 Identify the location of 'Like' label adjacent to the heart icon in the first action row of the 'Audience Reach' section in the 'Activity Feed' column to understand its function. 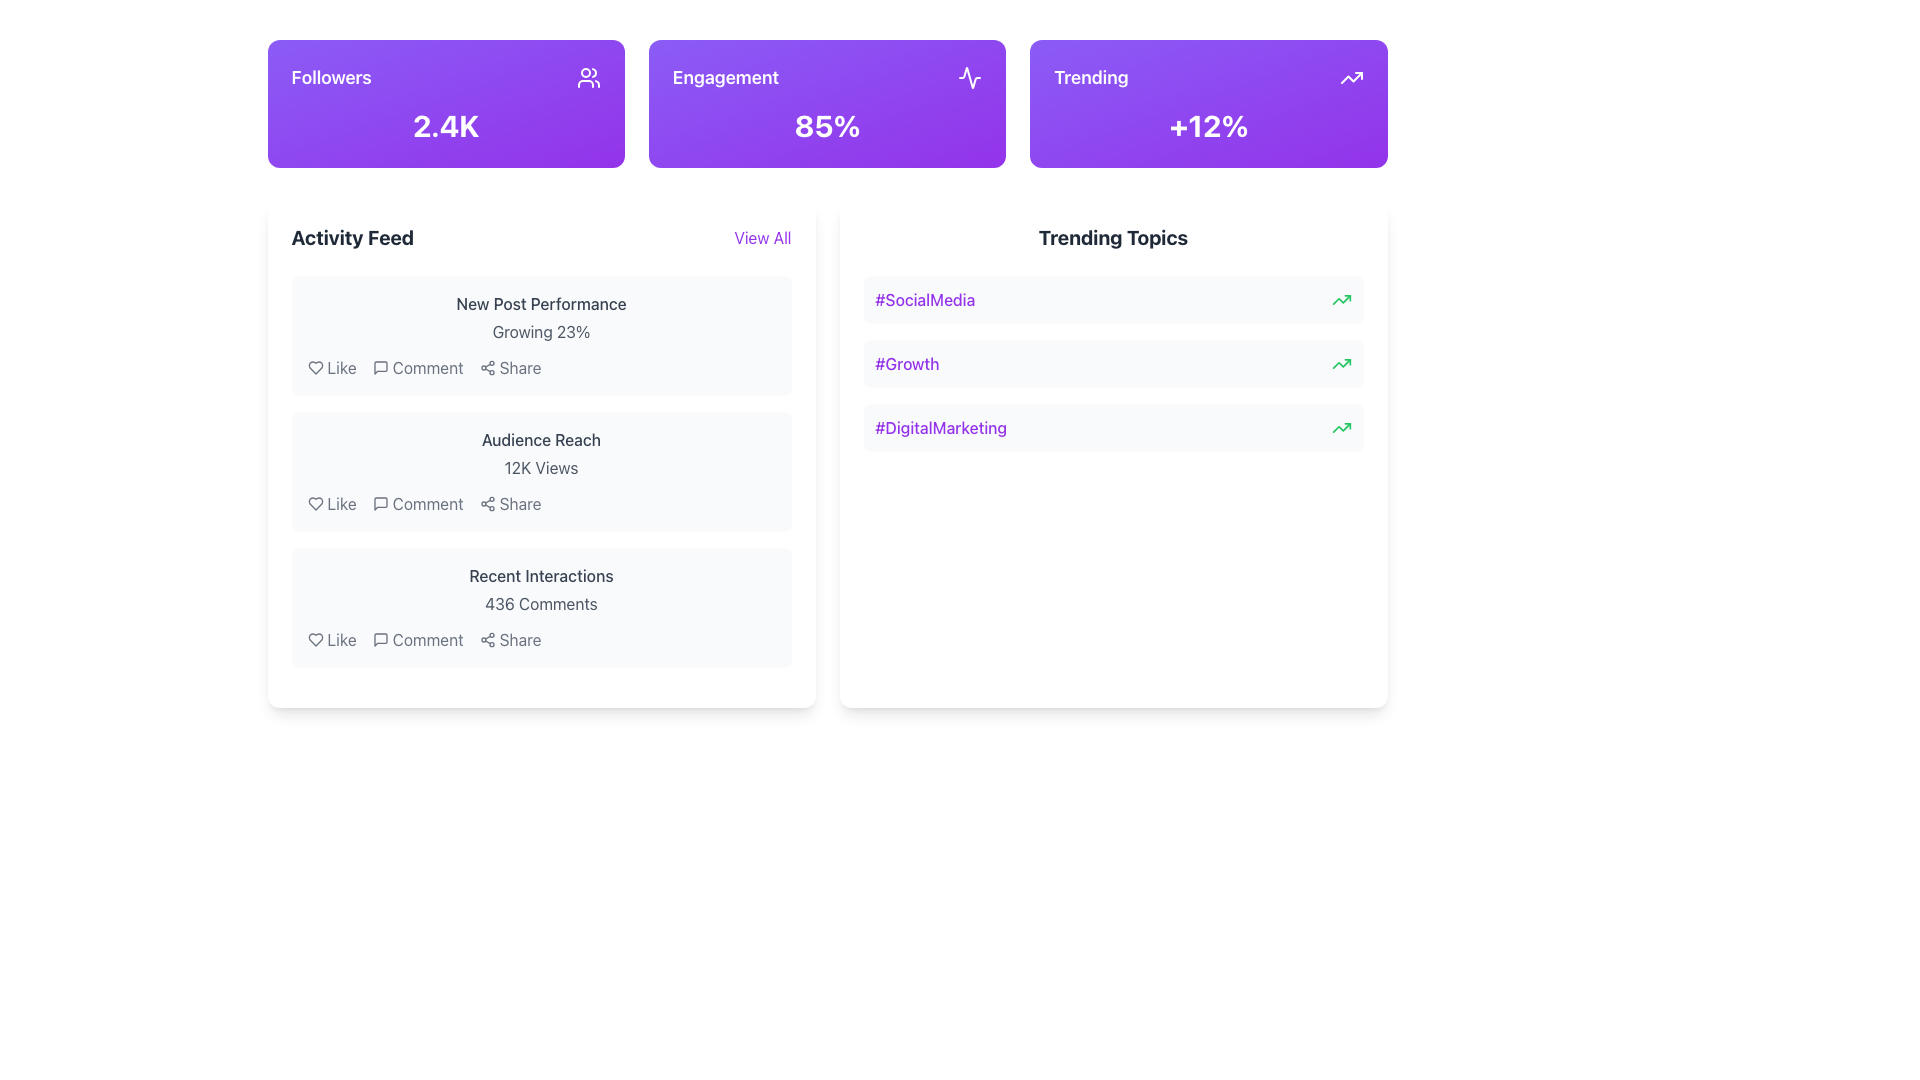
(342, 503).